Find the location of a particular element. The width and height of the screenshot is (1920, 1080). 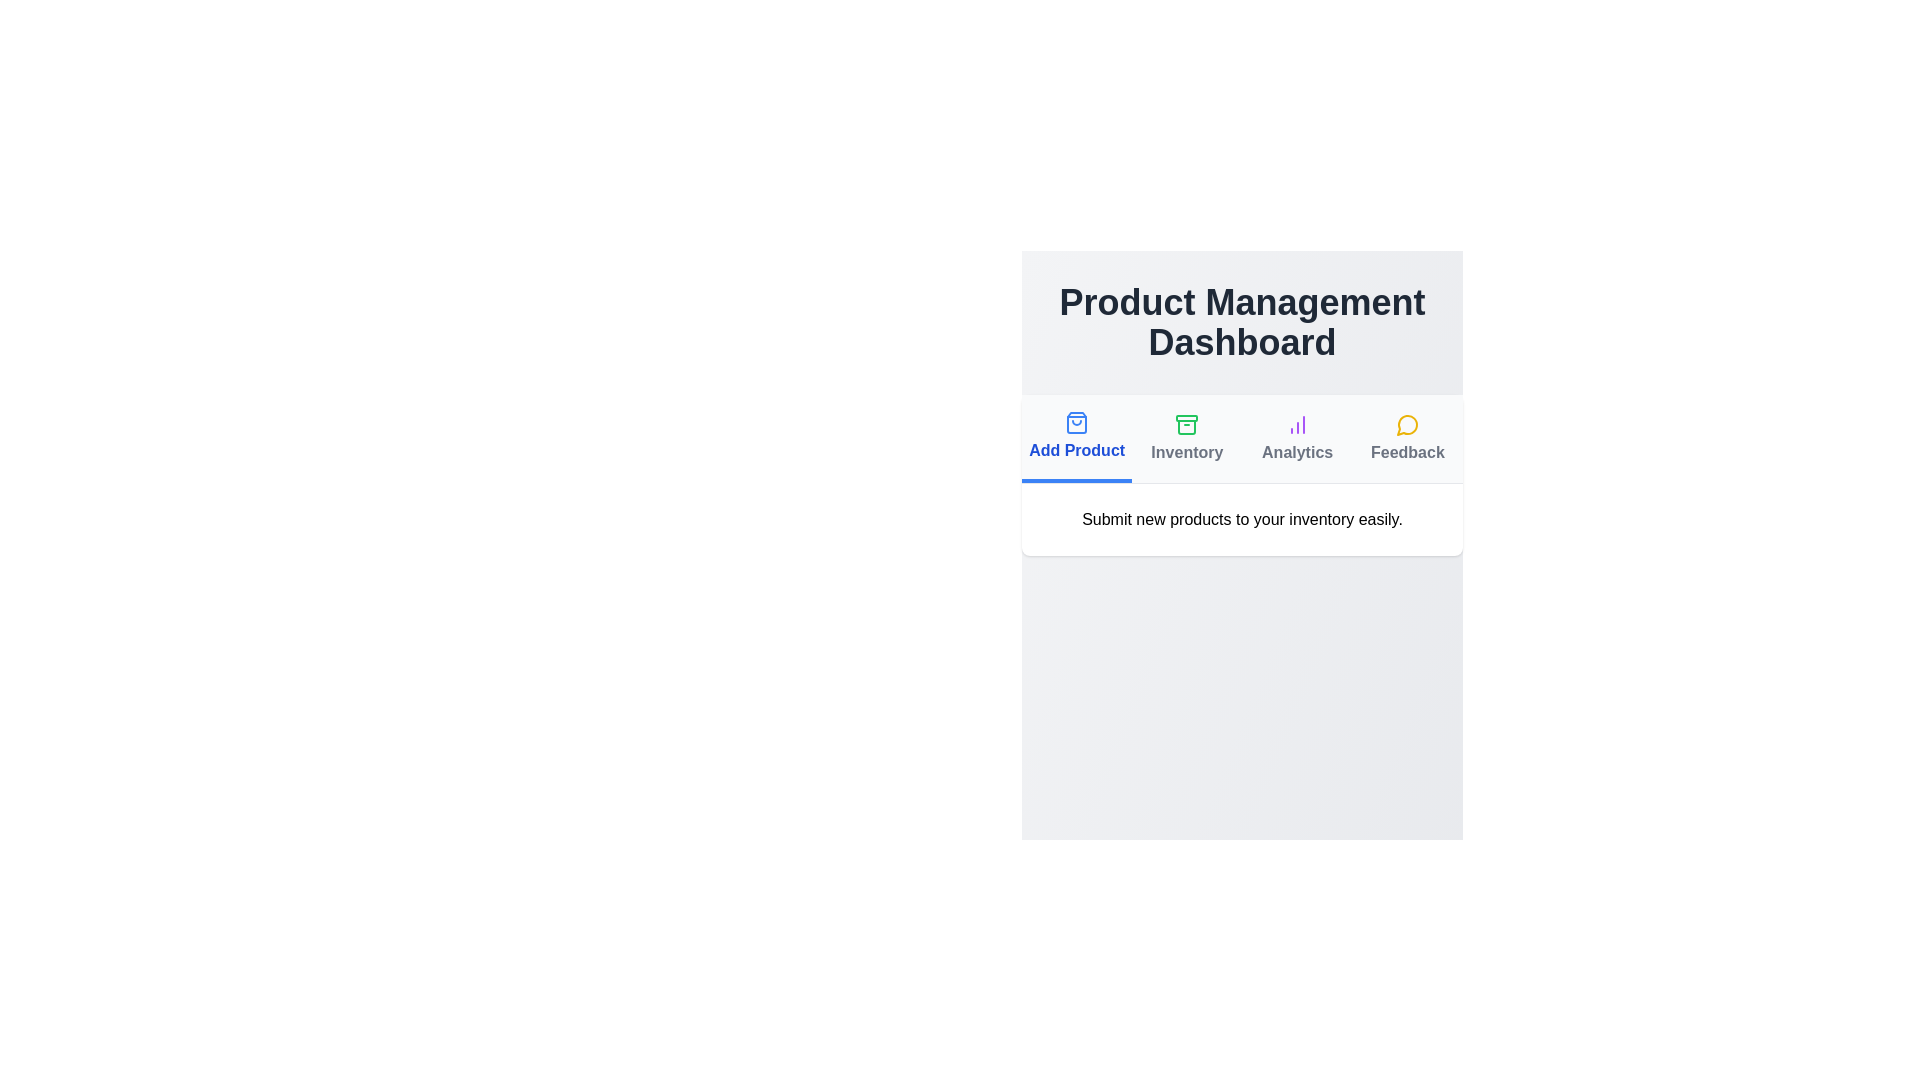

the purple-stroke graphical icon resembling a bar chart labeled 'Analytics', which is the third icon in a row of four, positioned between the 'Inventory' and 'Feedback' icons is located at coordinates (1297, 423).